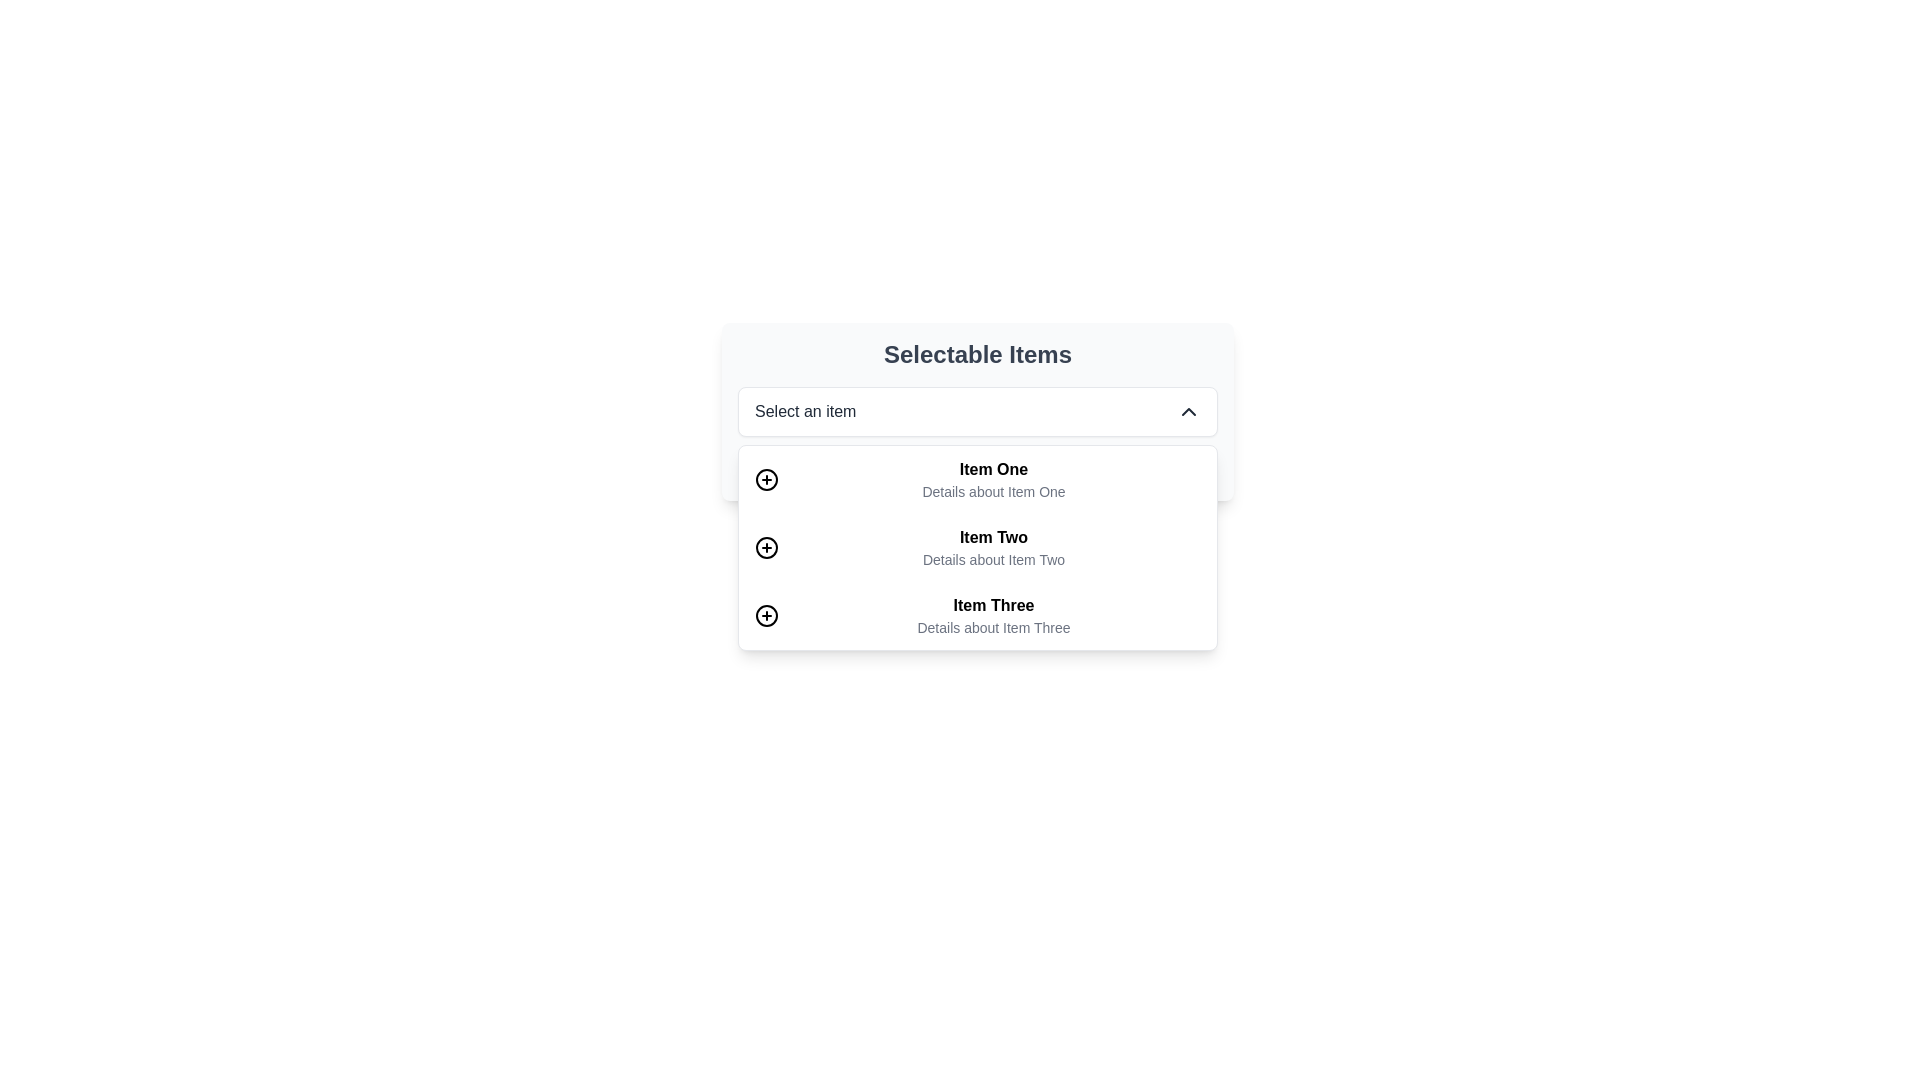 Image resolution: width=1920 pixels, height=1080 pixels. Describe the element at coordinates (766, 479) in the screenshot. I see `the icon button located to the left of 'Item One'` at that location.